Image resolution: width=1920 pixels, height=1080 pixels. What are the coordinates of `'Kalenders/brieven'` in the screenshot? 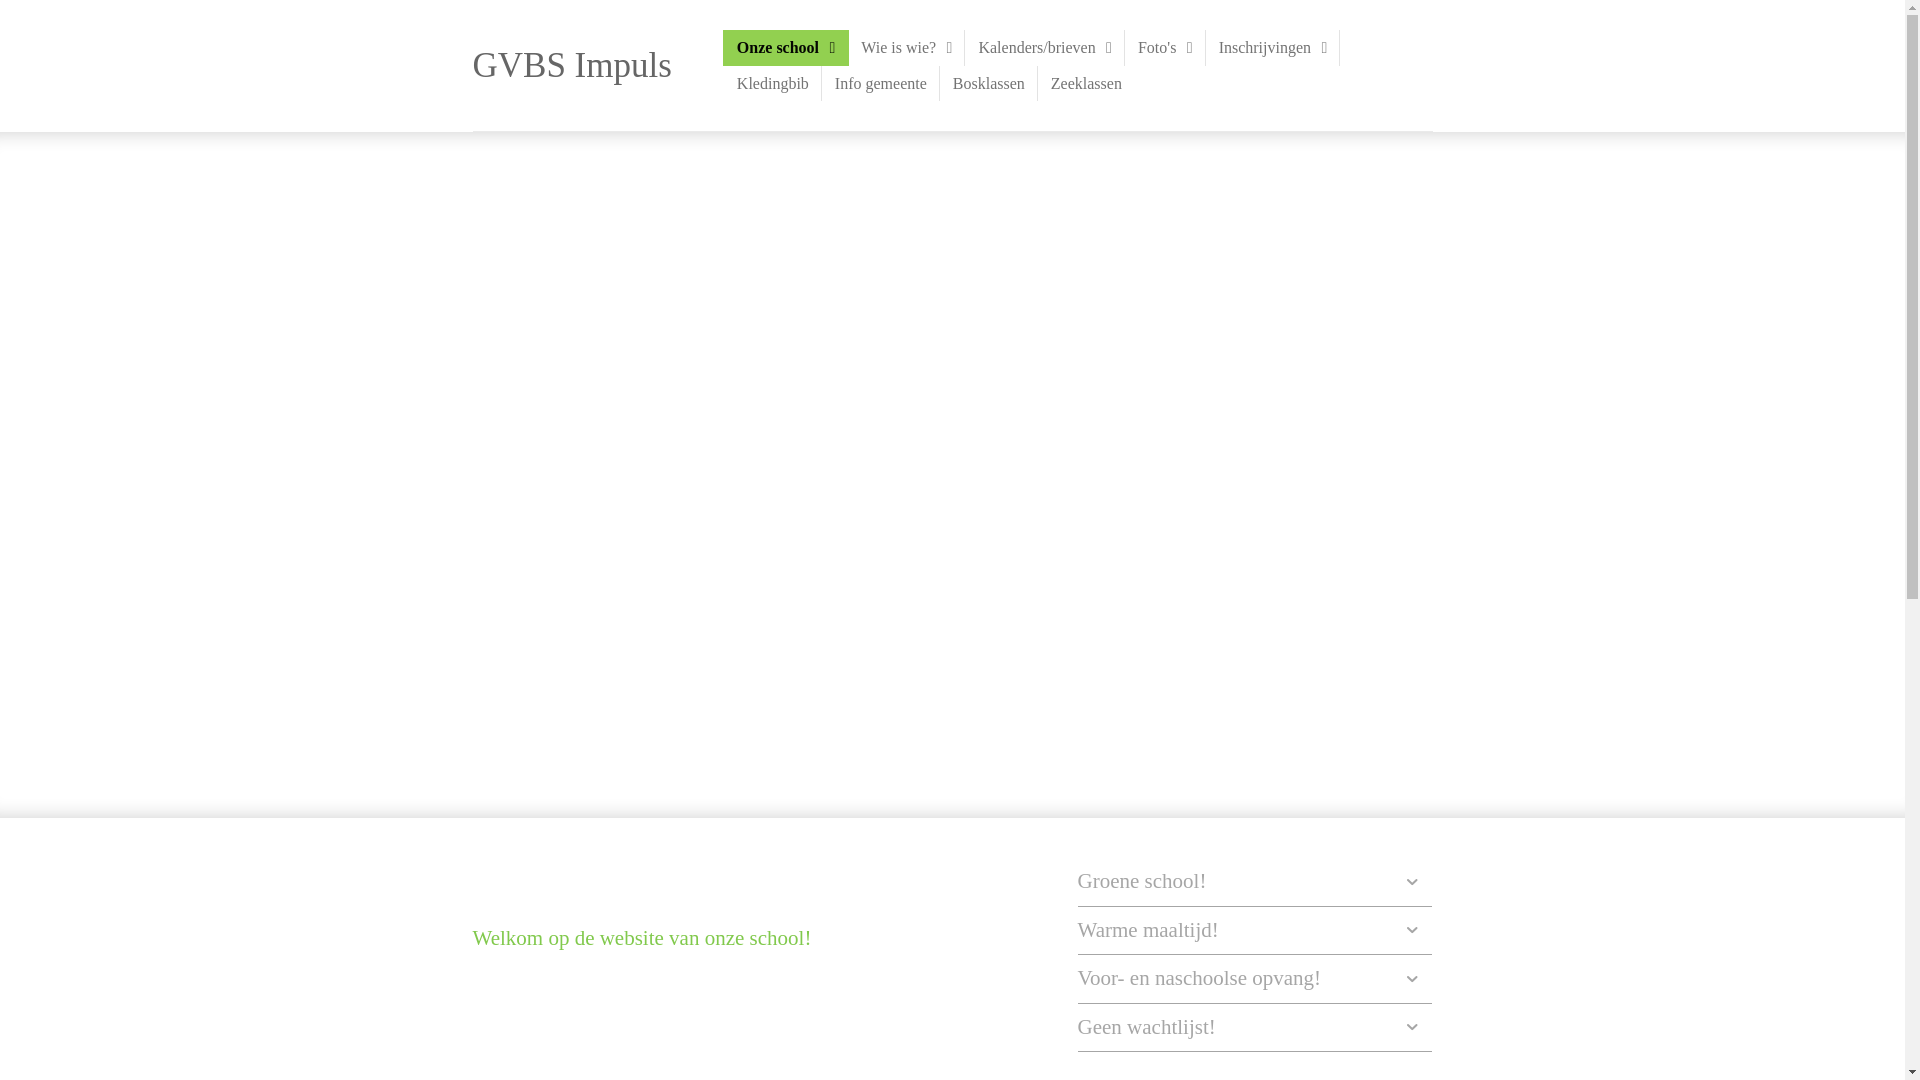 It's located at (1044, 46).